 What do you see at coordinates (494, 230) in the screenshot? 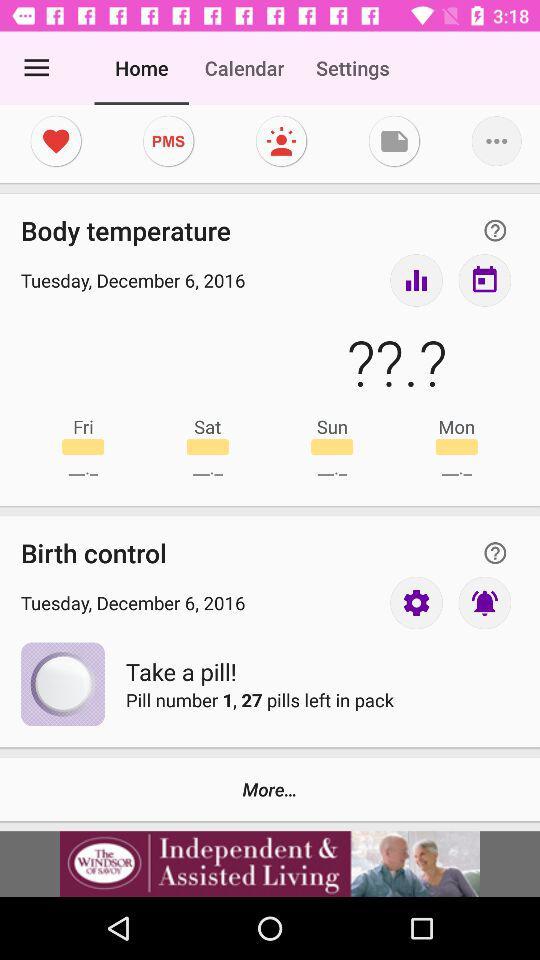
I see `question icon` at bounding box center [494, 230].